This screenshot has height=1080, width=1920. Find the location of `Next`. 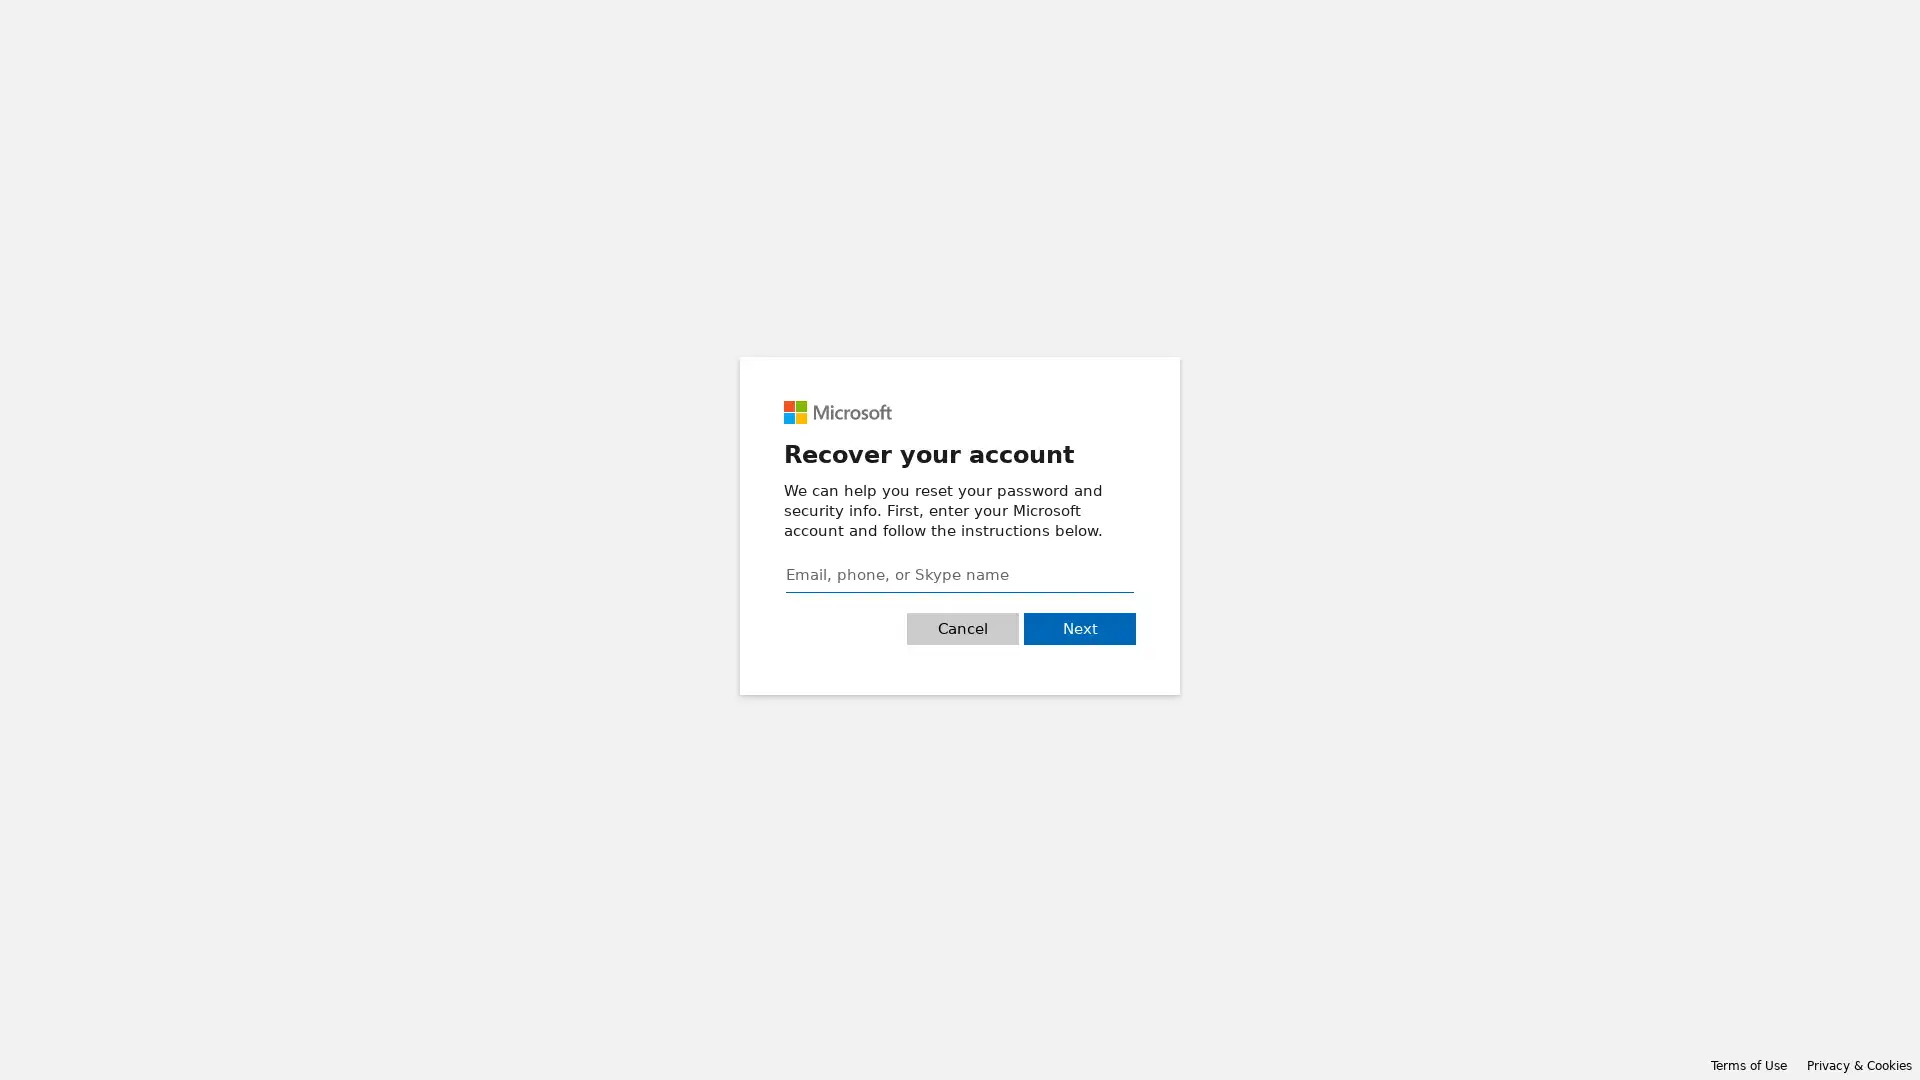

Next is located at coordinates (1079, 627).